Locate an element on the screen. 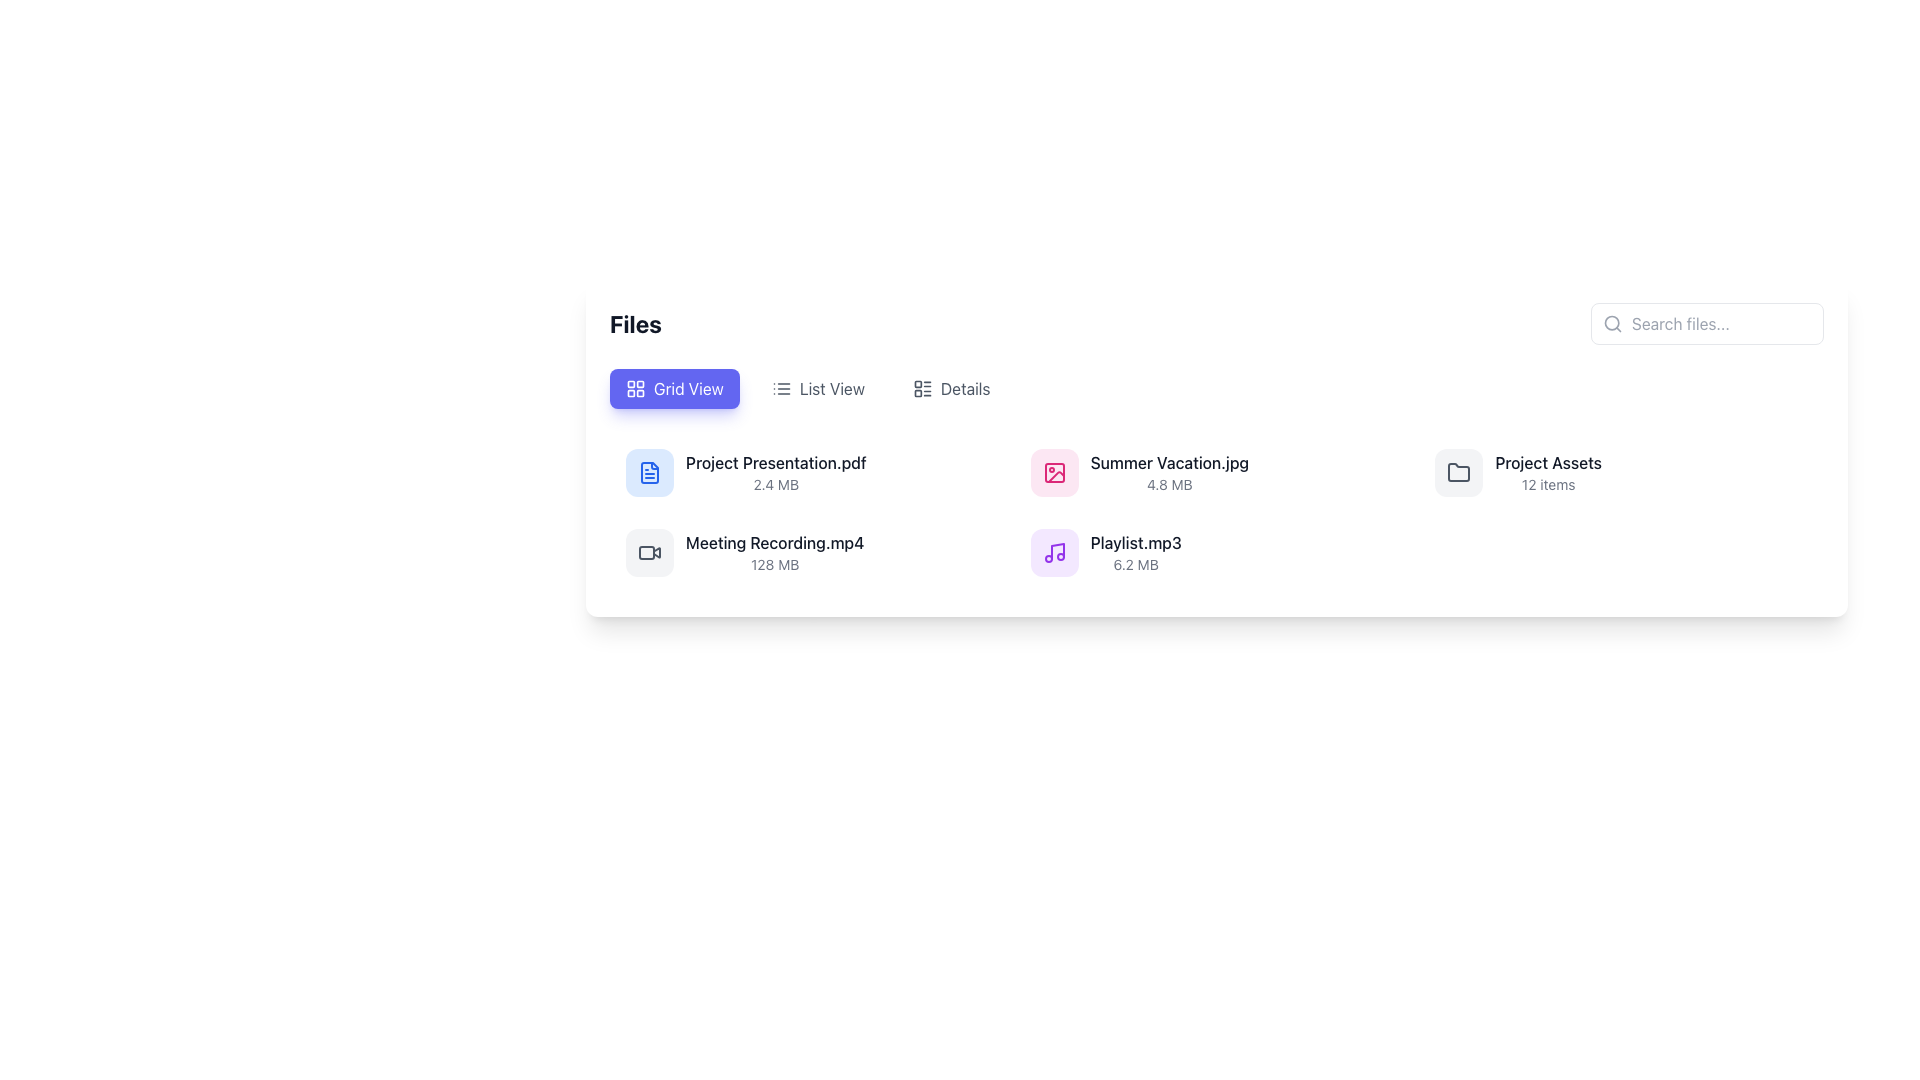  the active 'Grid View' label located in the button group at the top-left section of the file browsing panel is located at coordinates (688, 389).